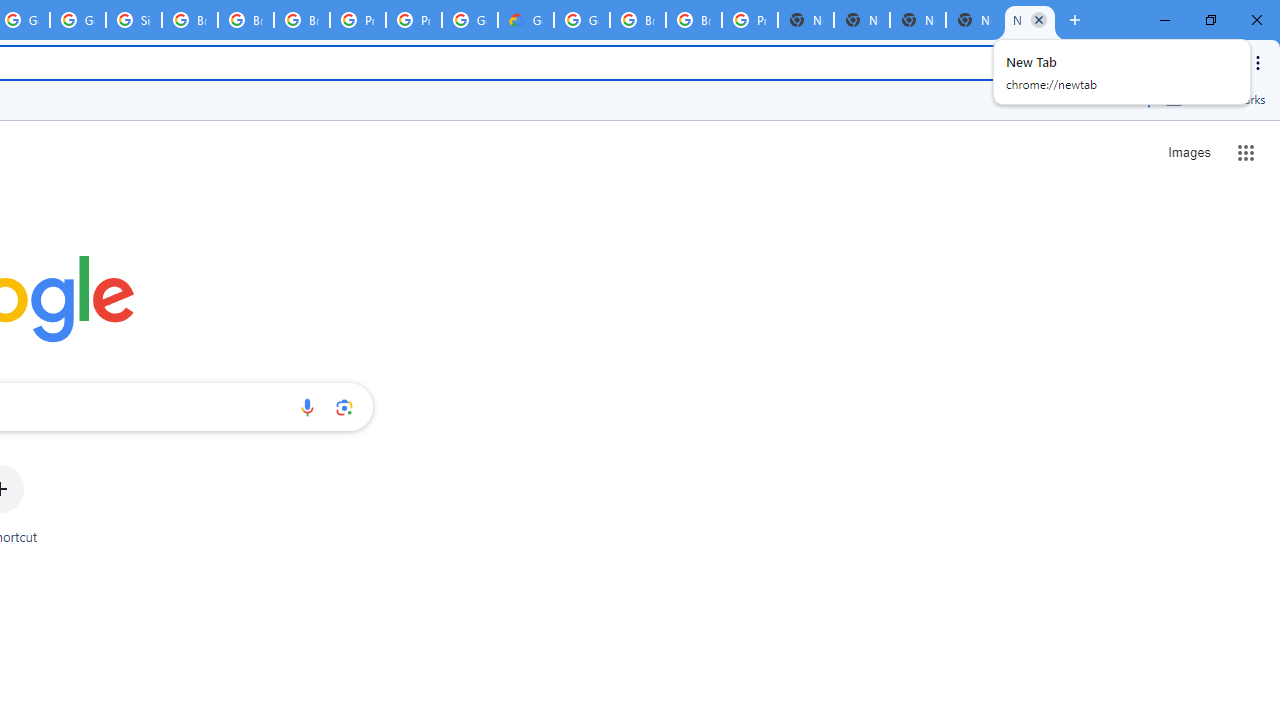 This screenshot has height=720, width=1280. What do you see at coordinates (344, 406) in the screenshot?
I see `'Search by image'` at bounding box center [344, 406].